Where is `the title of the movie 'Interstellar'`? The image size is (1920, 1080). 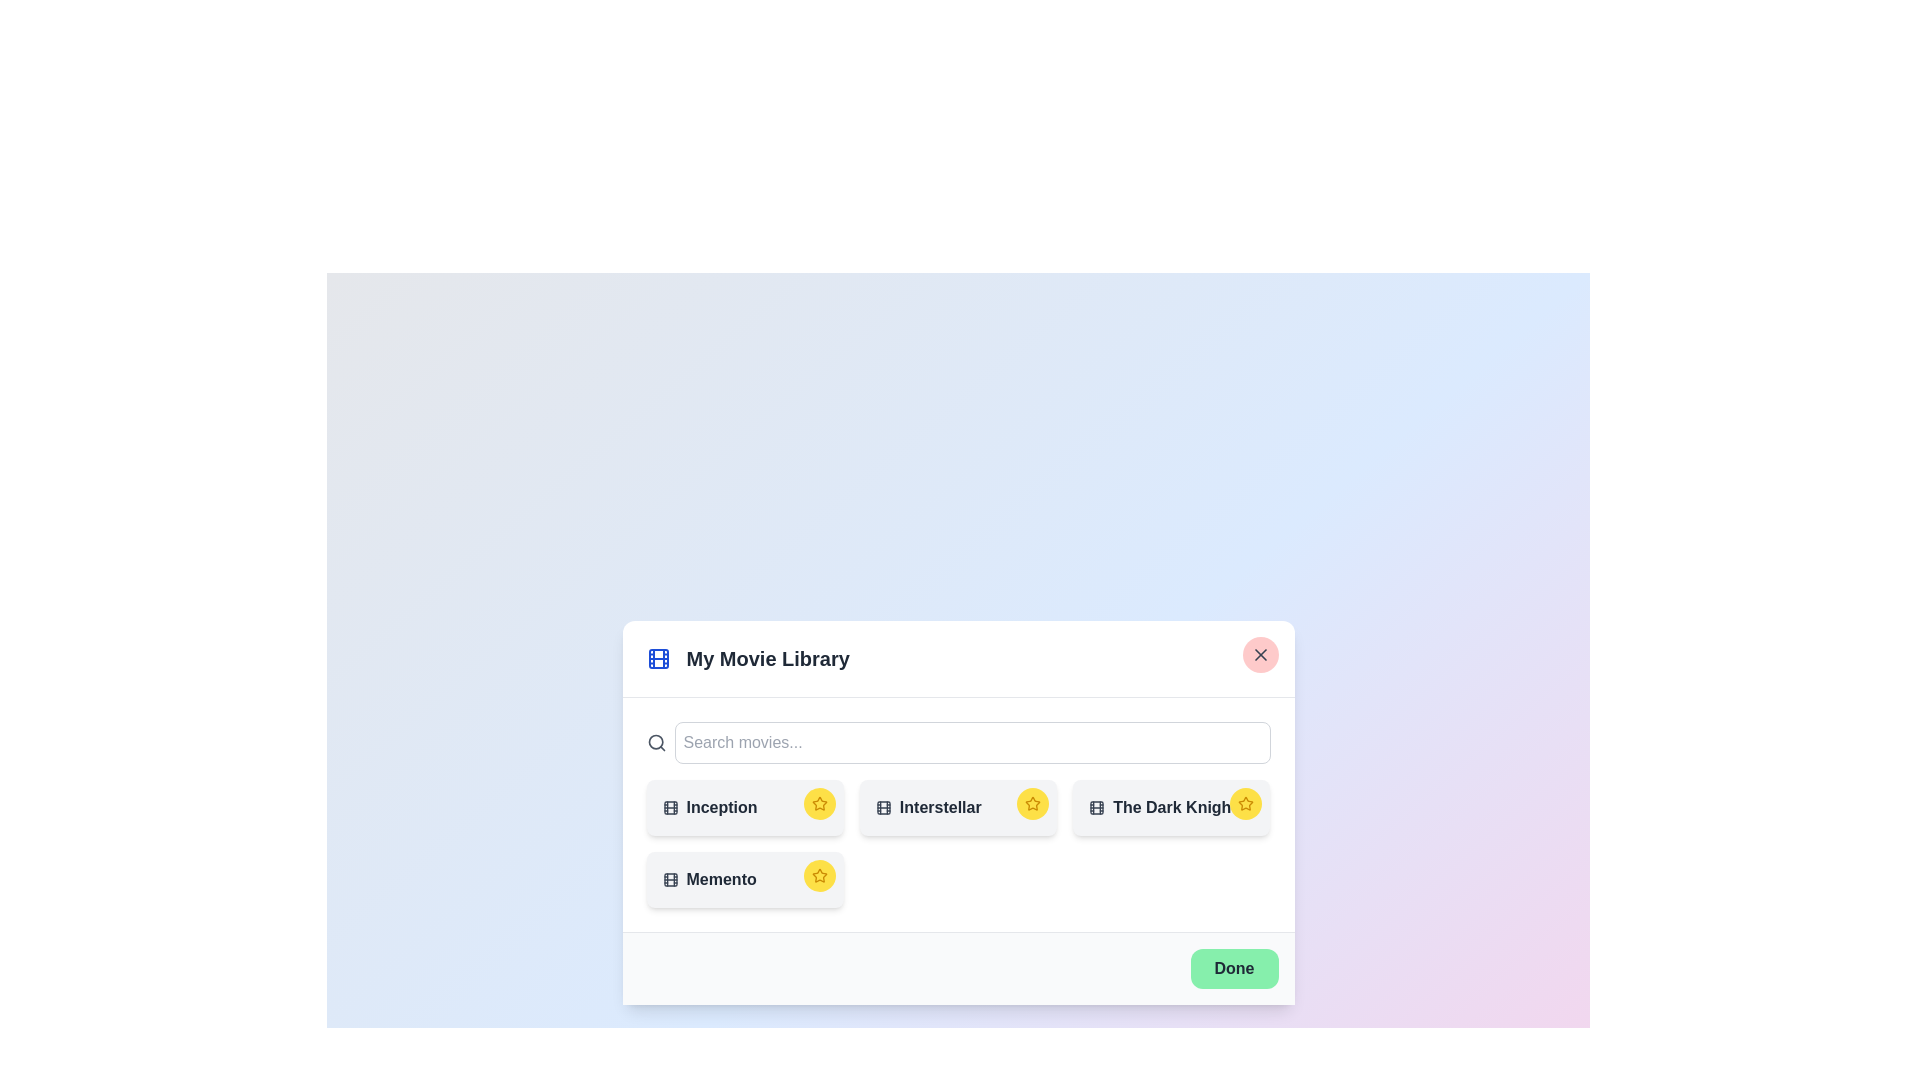 the title of the movie 'Interstellar' is located at coordinates (957, 806).